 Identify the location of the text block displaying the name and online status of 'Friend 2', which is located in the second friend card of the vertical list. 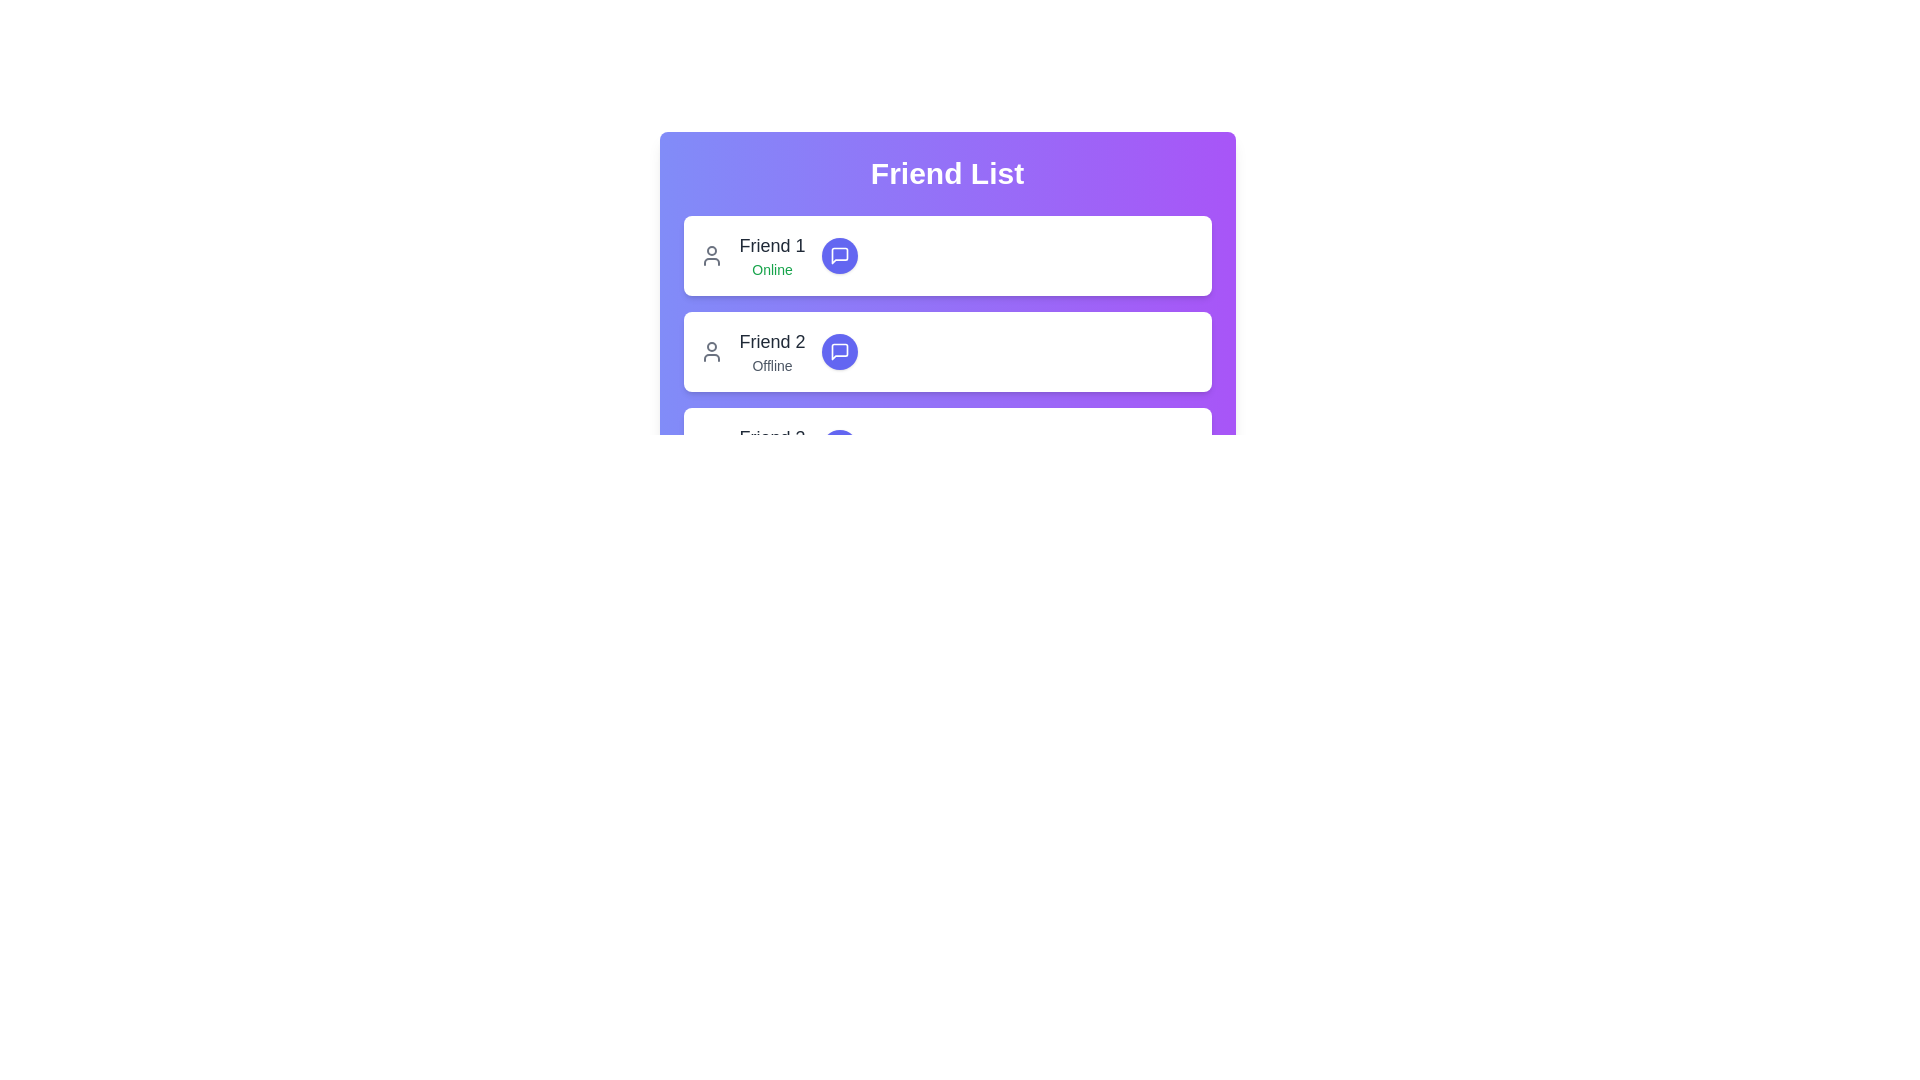
(771, 350).